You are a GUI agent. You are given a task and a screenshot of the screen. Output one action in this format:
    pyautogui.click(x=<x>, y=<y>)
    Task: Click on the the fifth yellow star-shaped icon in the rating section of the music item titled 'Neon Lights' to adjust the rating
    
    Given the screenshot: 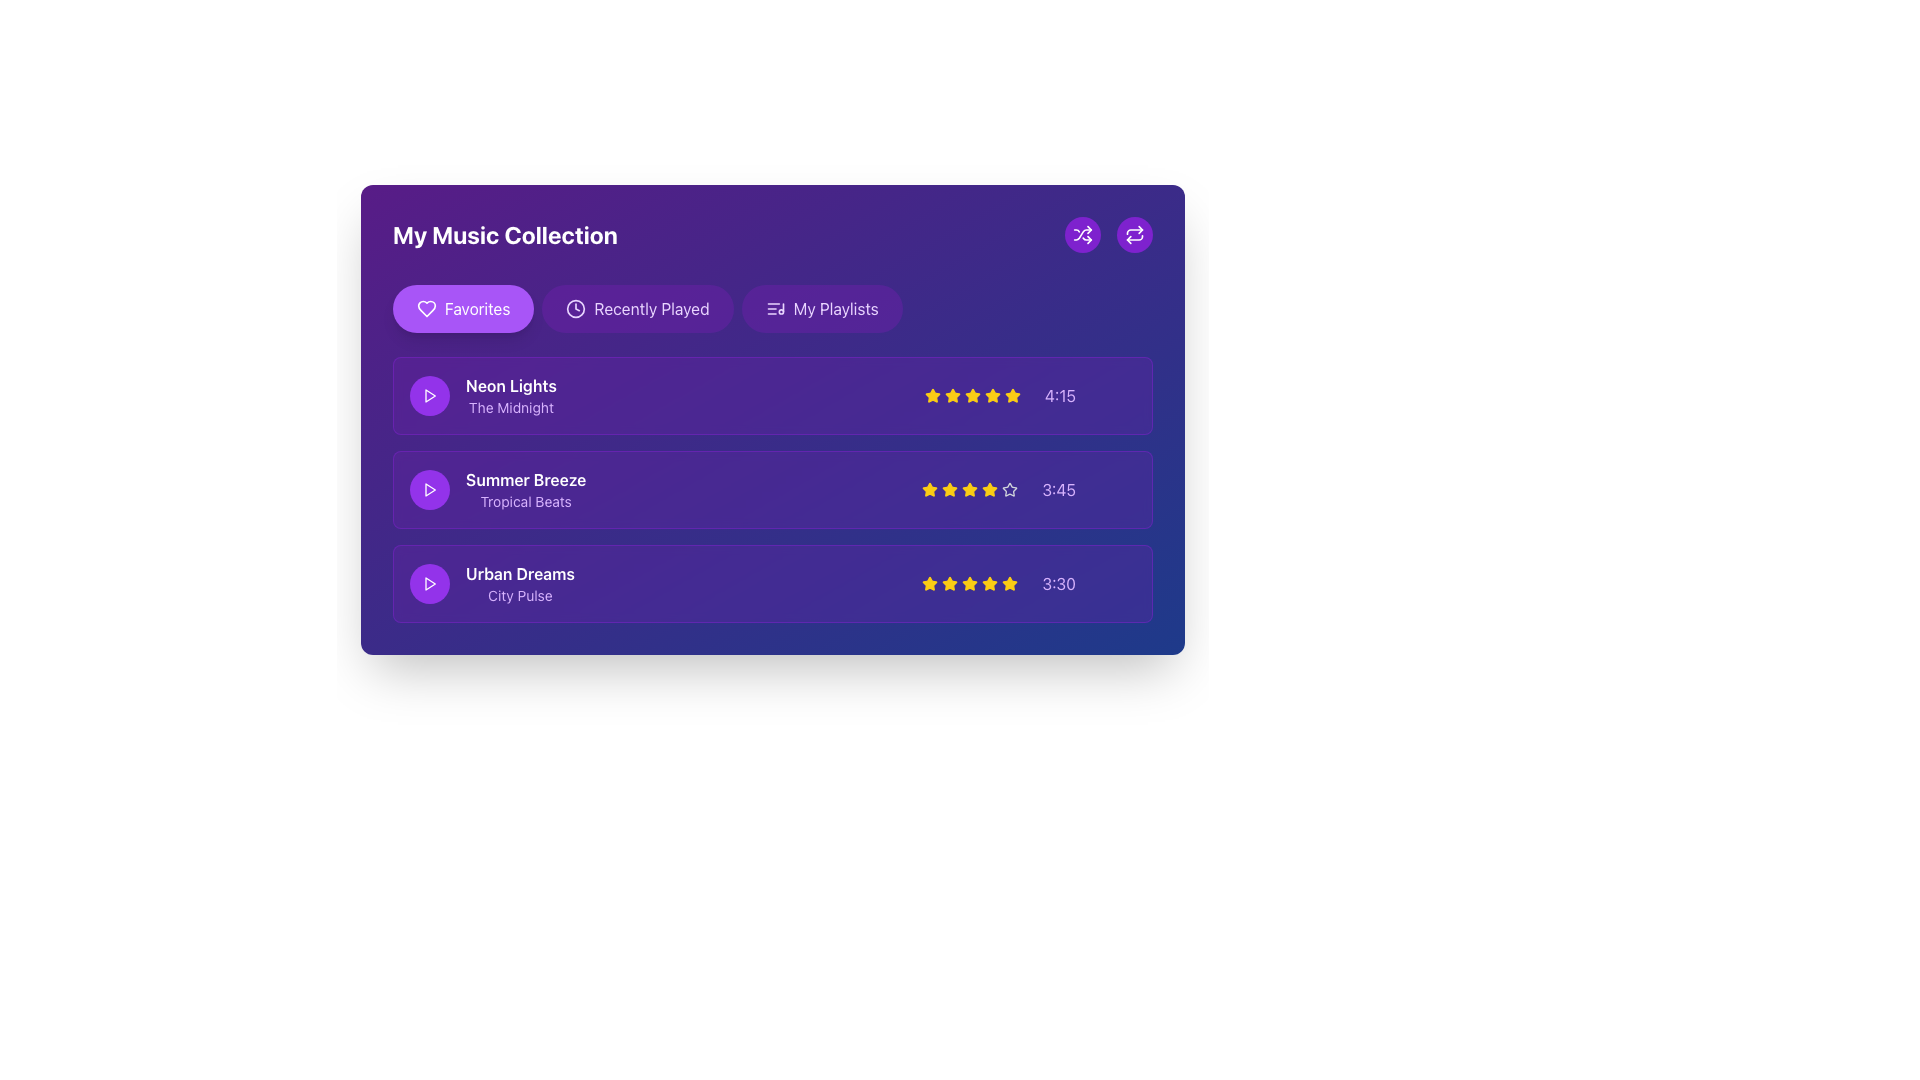 What is the action you would take?
    pyautogui.click(x=972, y=396)
    